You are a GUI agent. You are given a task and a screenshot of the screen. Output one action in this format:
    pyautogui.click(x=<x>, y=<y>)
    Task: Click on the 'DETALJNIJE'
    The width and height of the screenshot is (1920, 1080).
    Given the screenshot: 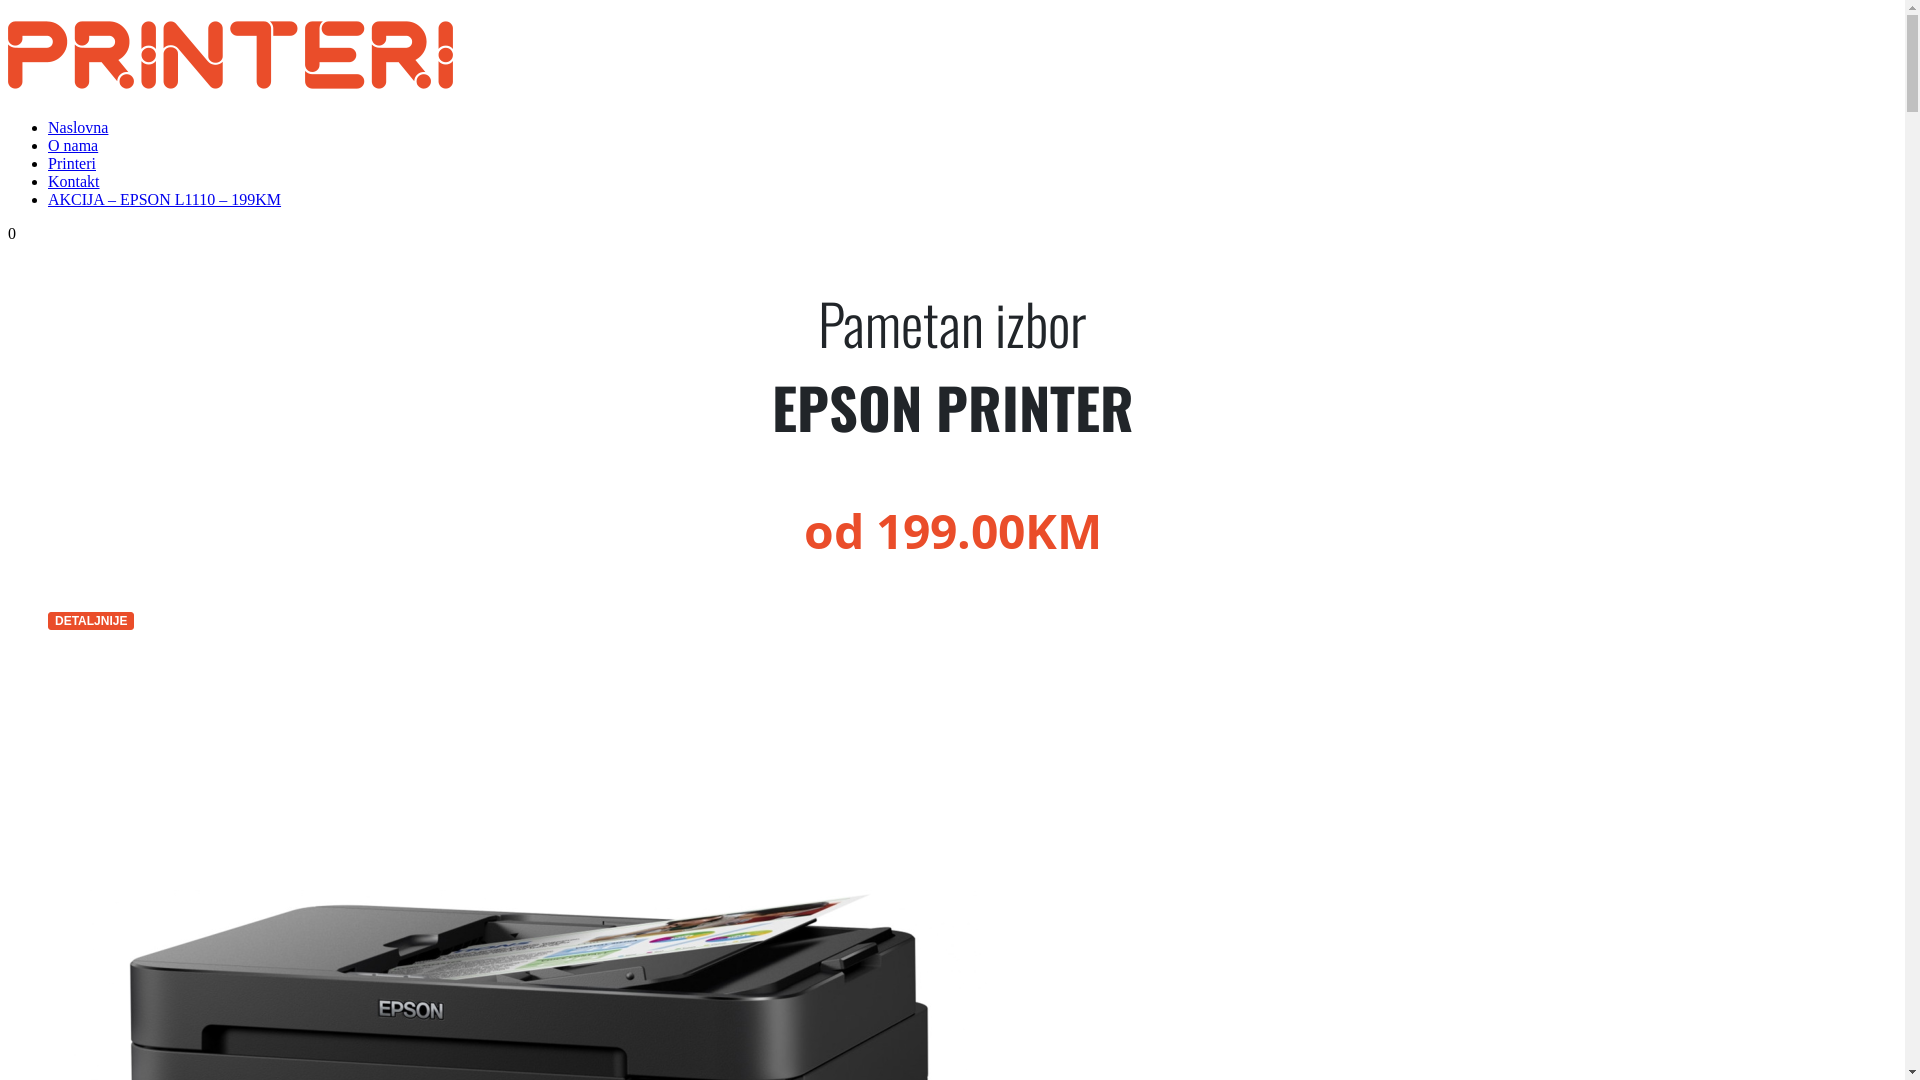 What is the action you would take?
    pyautogui.click(x=90, y=620)
    